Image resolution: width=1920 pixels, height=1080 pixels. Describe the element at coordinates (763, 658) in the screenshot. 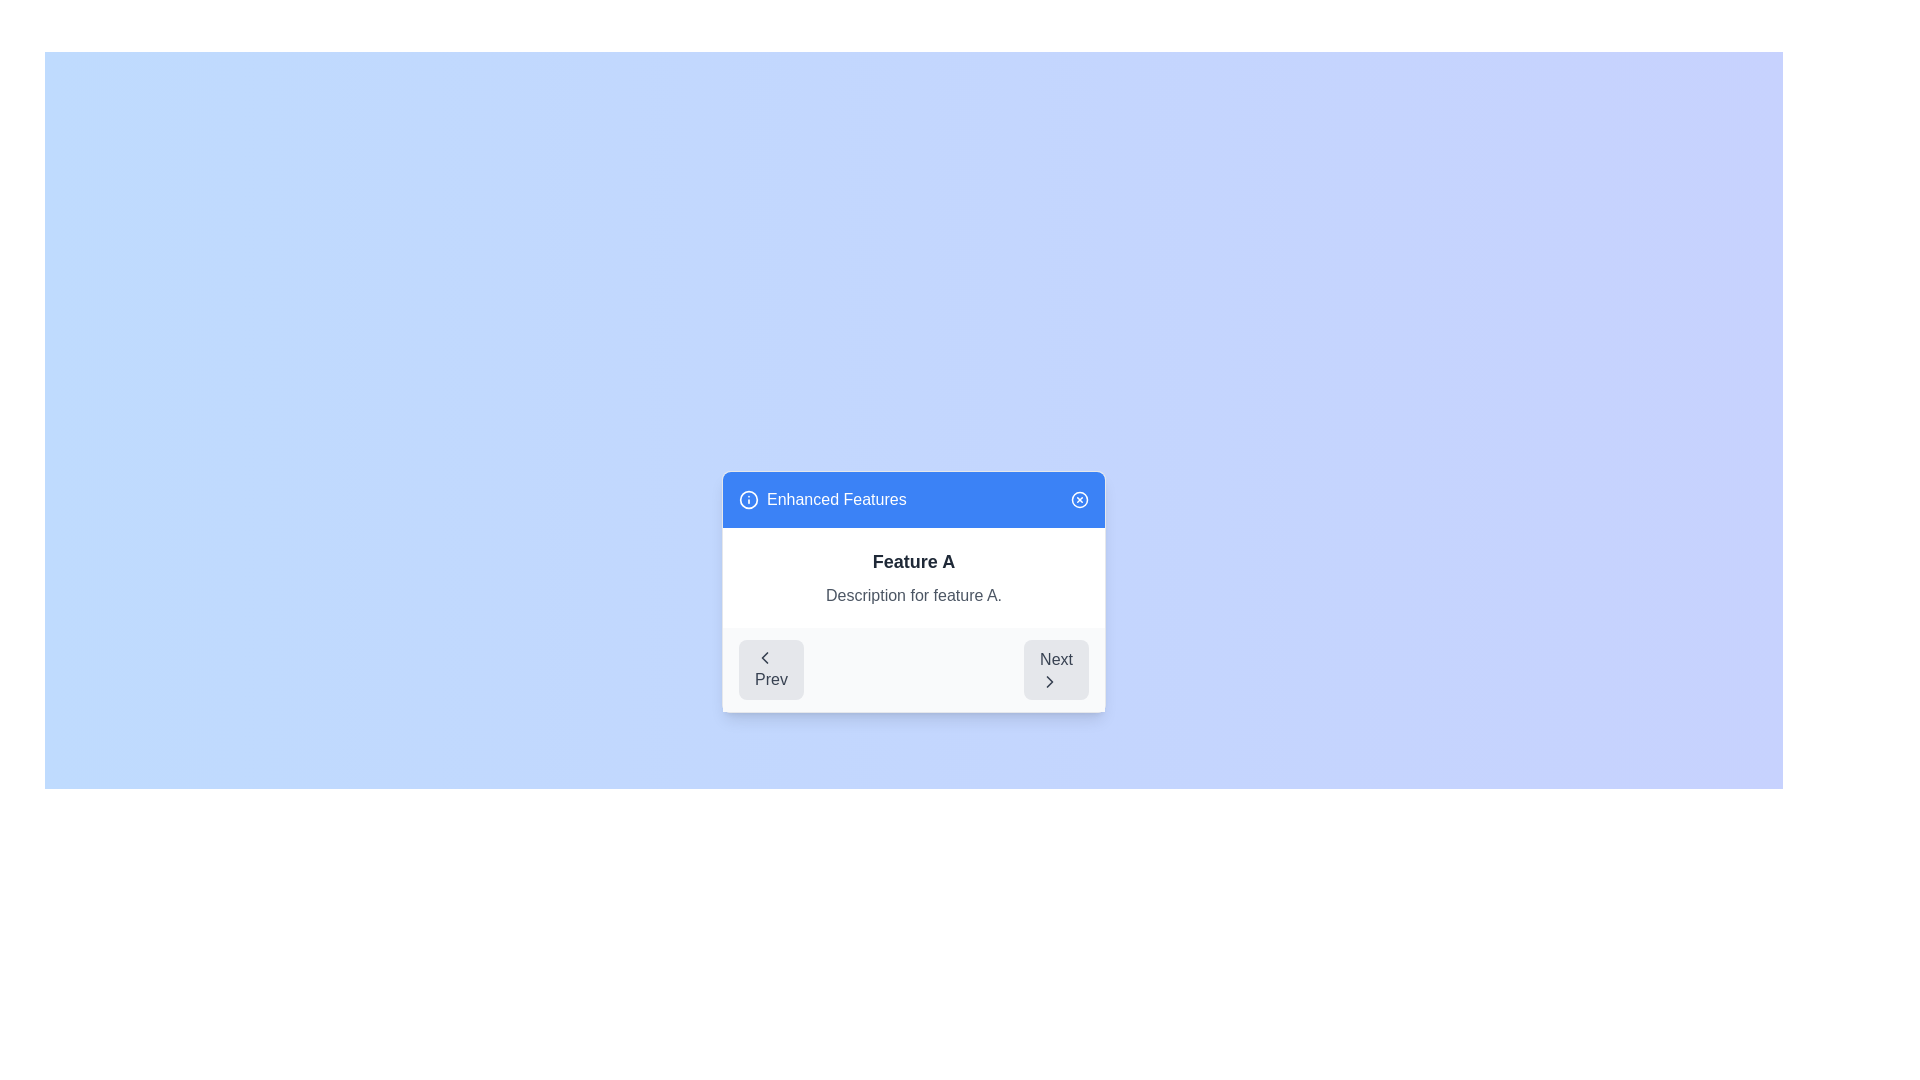

I see `the Chevron icon inside the 'Prev' navigation button located at the bottom-left corner of the feature description modal` at that location.